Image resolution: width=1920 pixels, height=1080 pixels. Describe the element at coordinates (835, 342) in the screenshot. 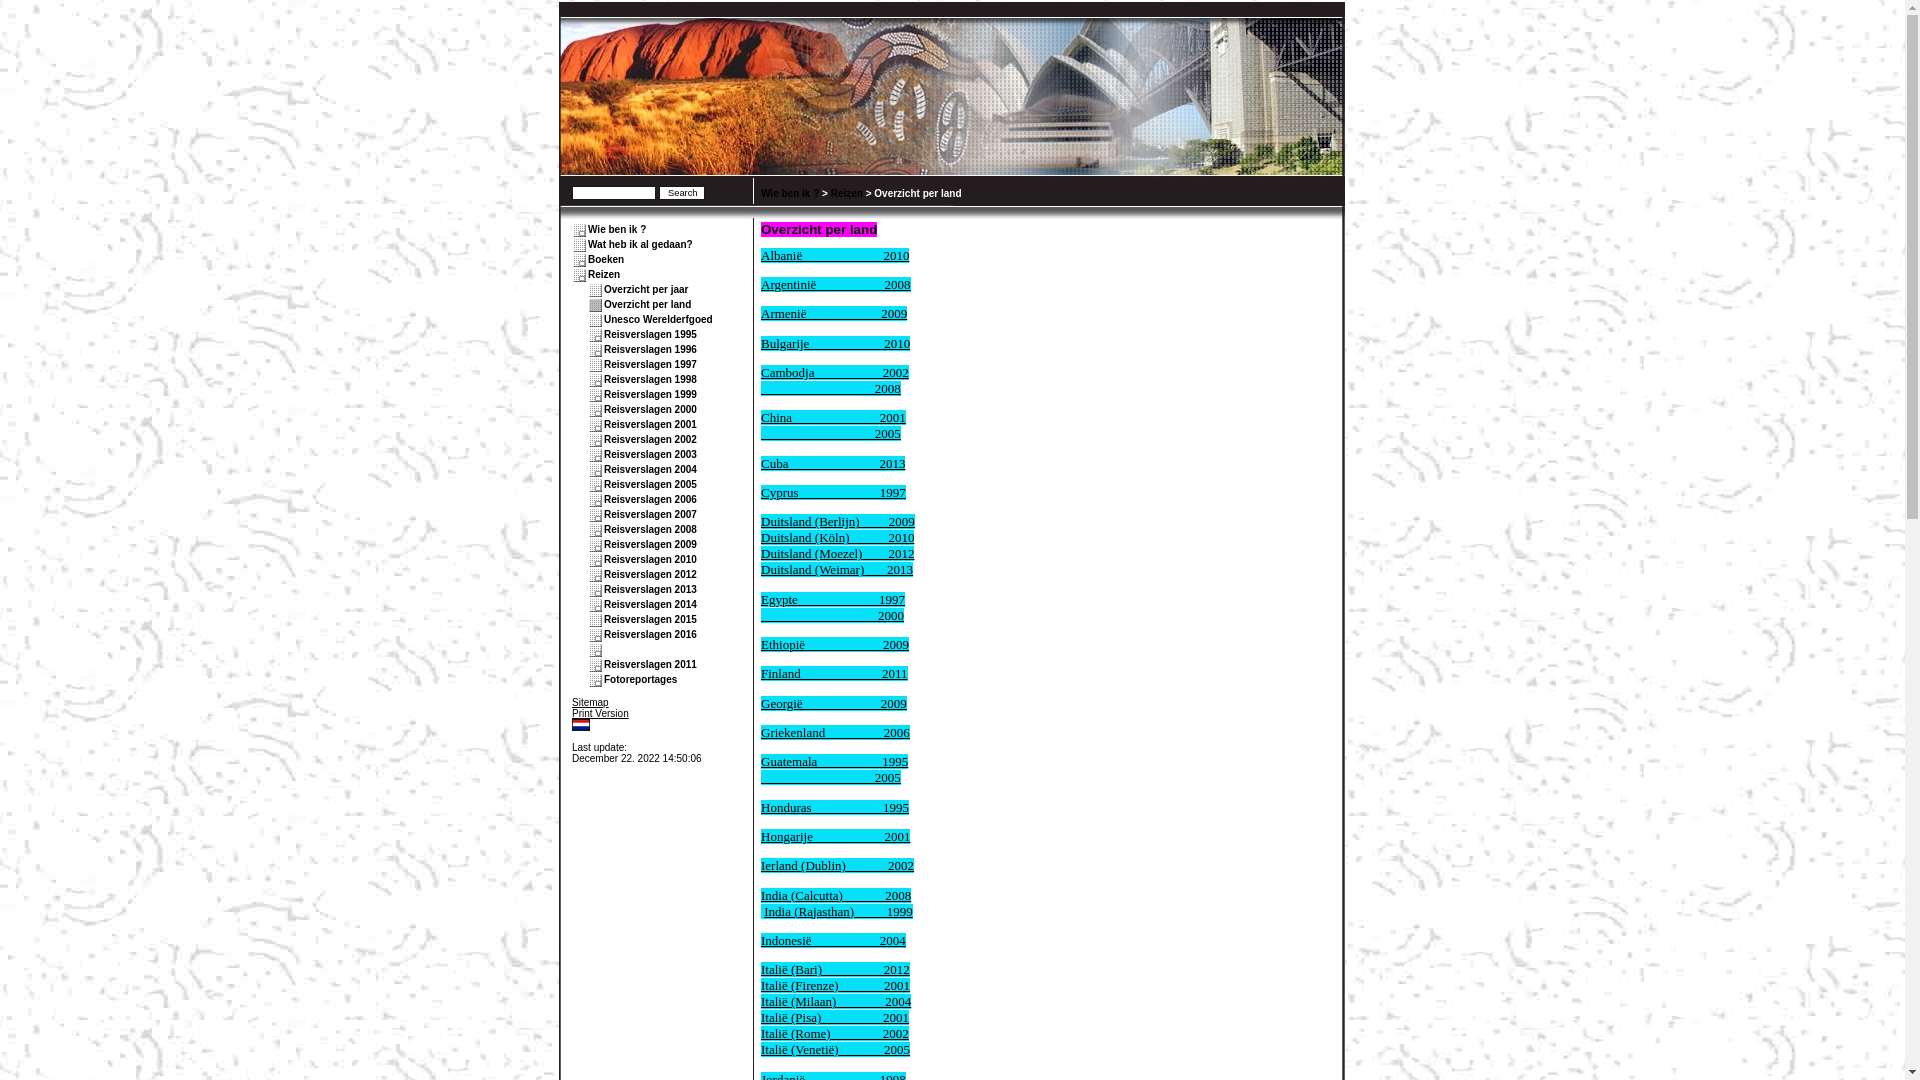

I see `'Bulgarije                       2010'` at that location.